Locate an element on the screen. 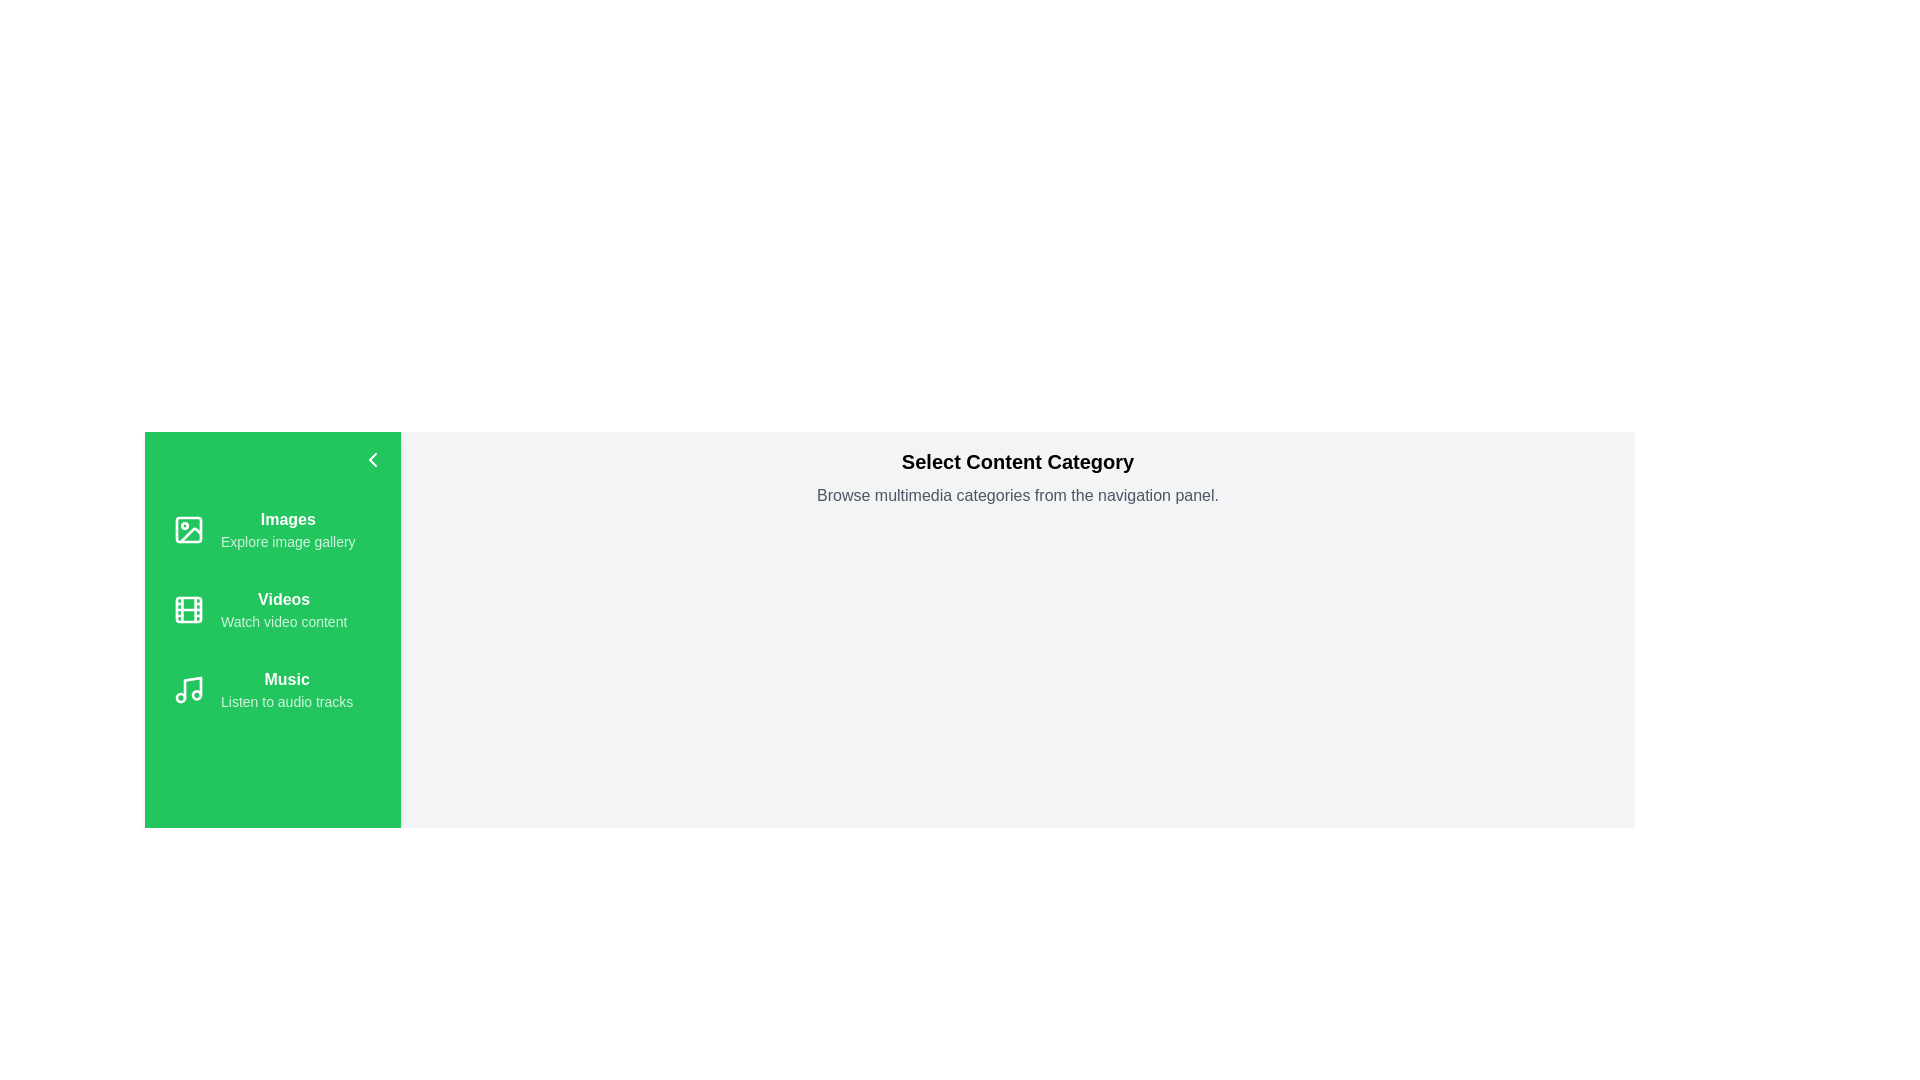  the icon for Videos in the navigation drawer is located at coordinates (188, 608).